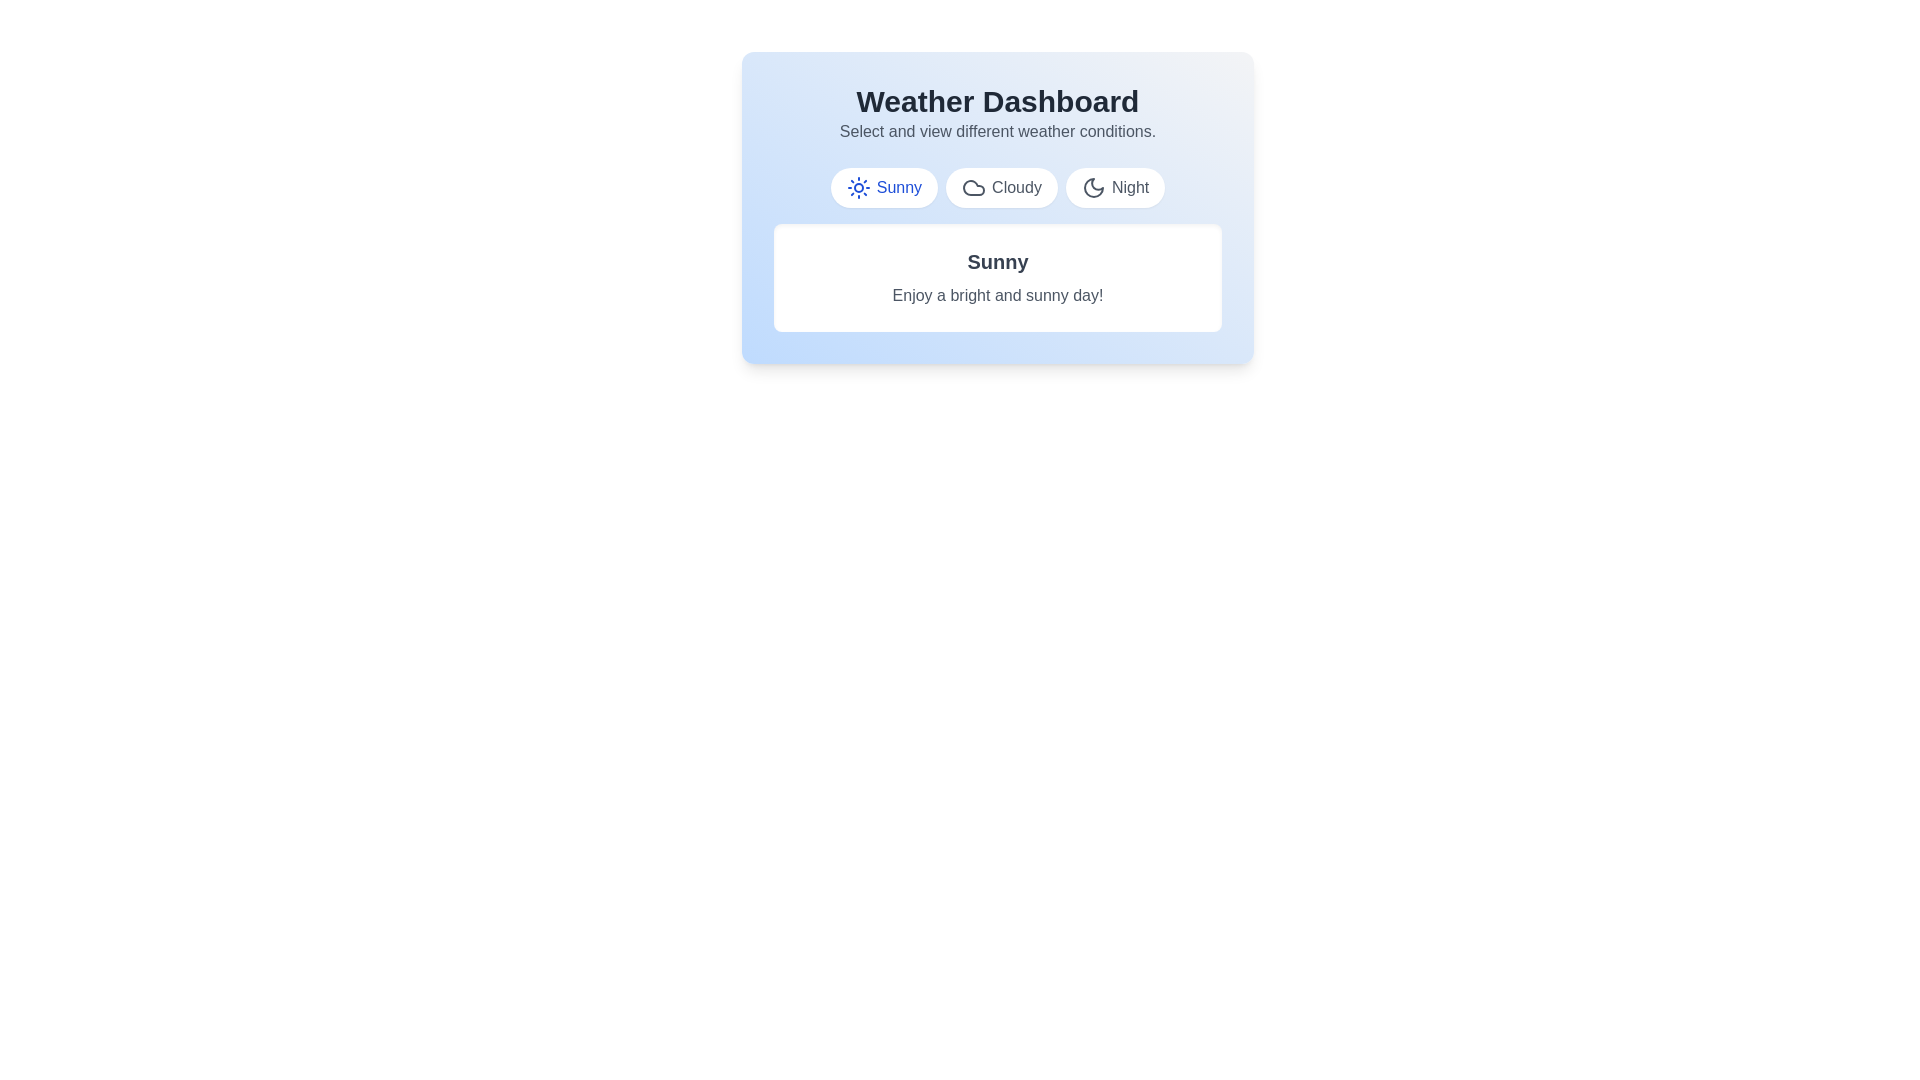  I want to click on the weather tab labeled Night, so click(1114, 188).